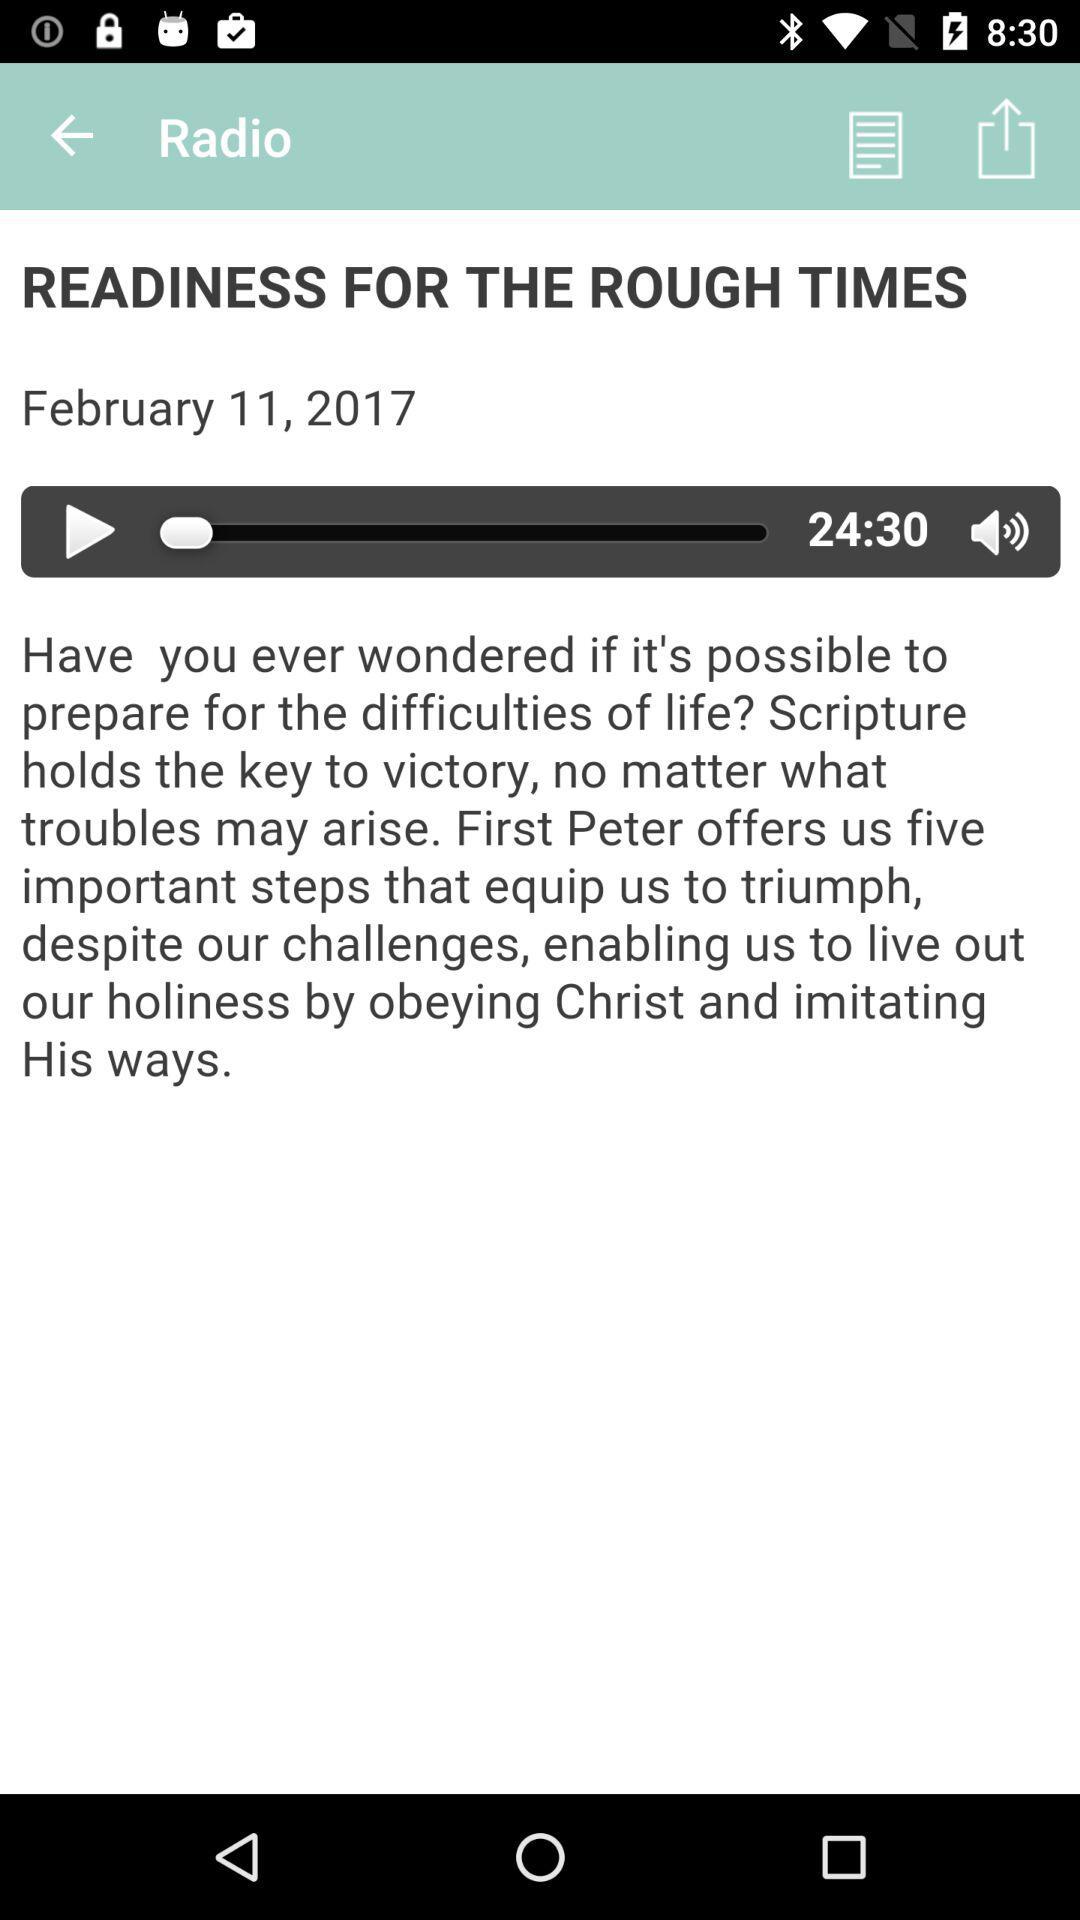 This screenshot has width=1080, height=1920. I want to click on back putton, so click(72, 135).